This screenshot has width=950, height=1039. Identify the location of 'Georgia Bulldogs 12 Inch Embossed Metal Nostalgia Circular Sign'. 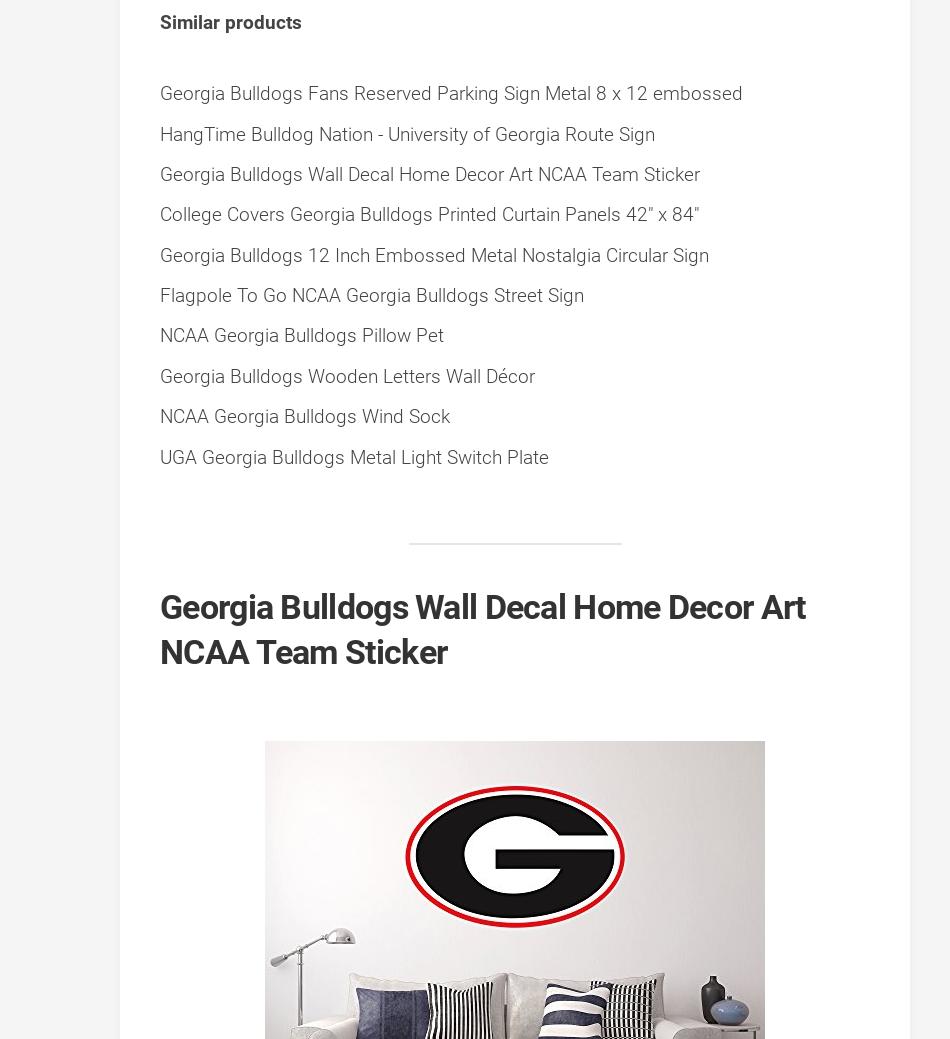
(433, 254).